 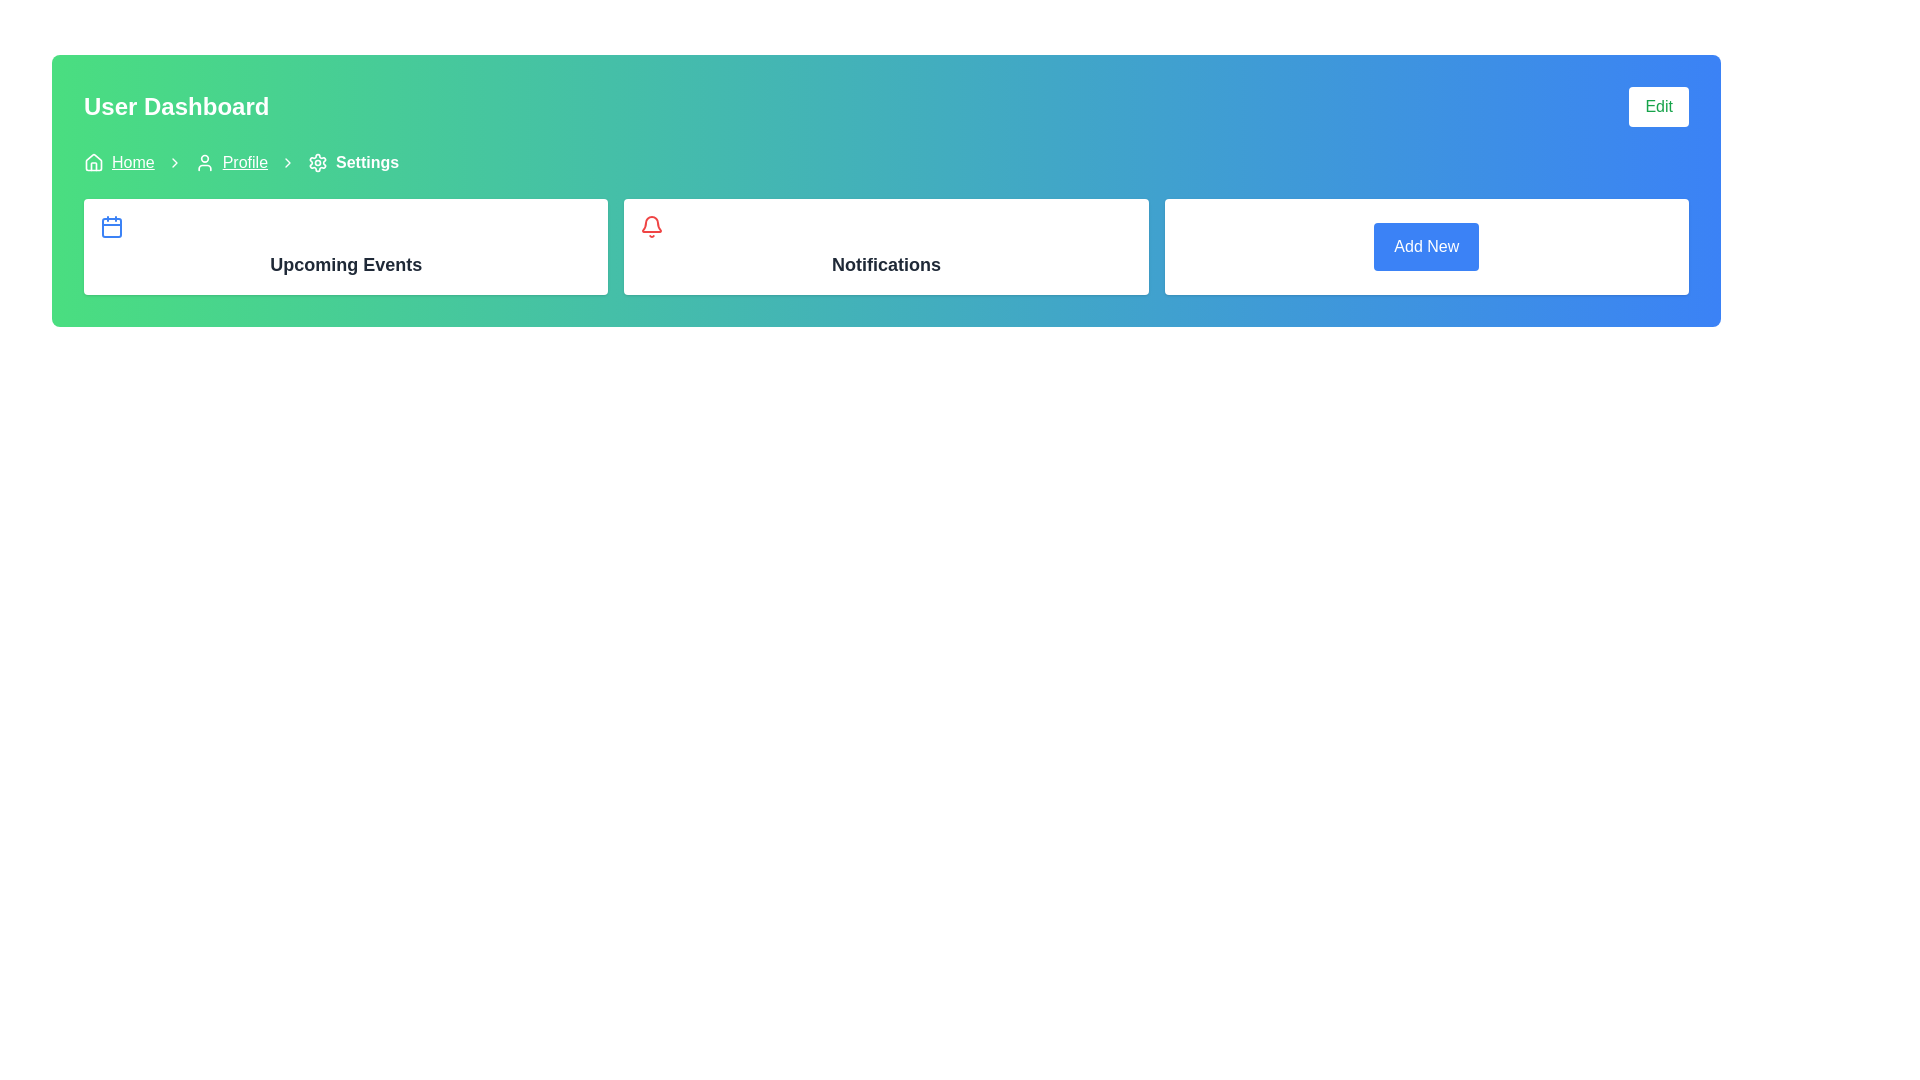 I want to click on the interactive link labeled 'Profile' which consists of a user icon and underlined text, located, so click(x=231, y=161).